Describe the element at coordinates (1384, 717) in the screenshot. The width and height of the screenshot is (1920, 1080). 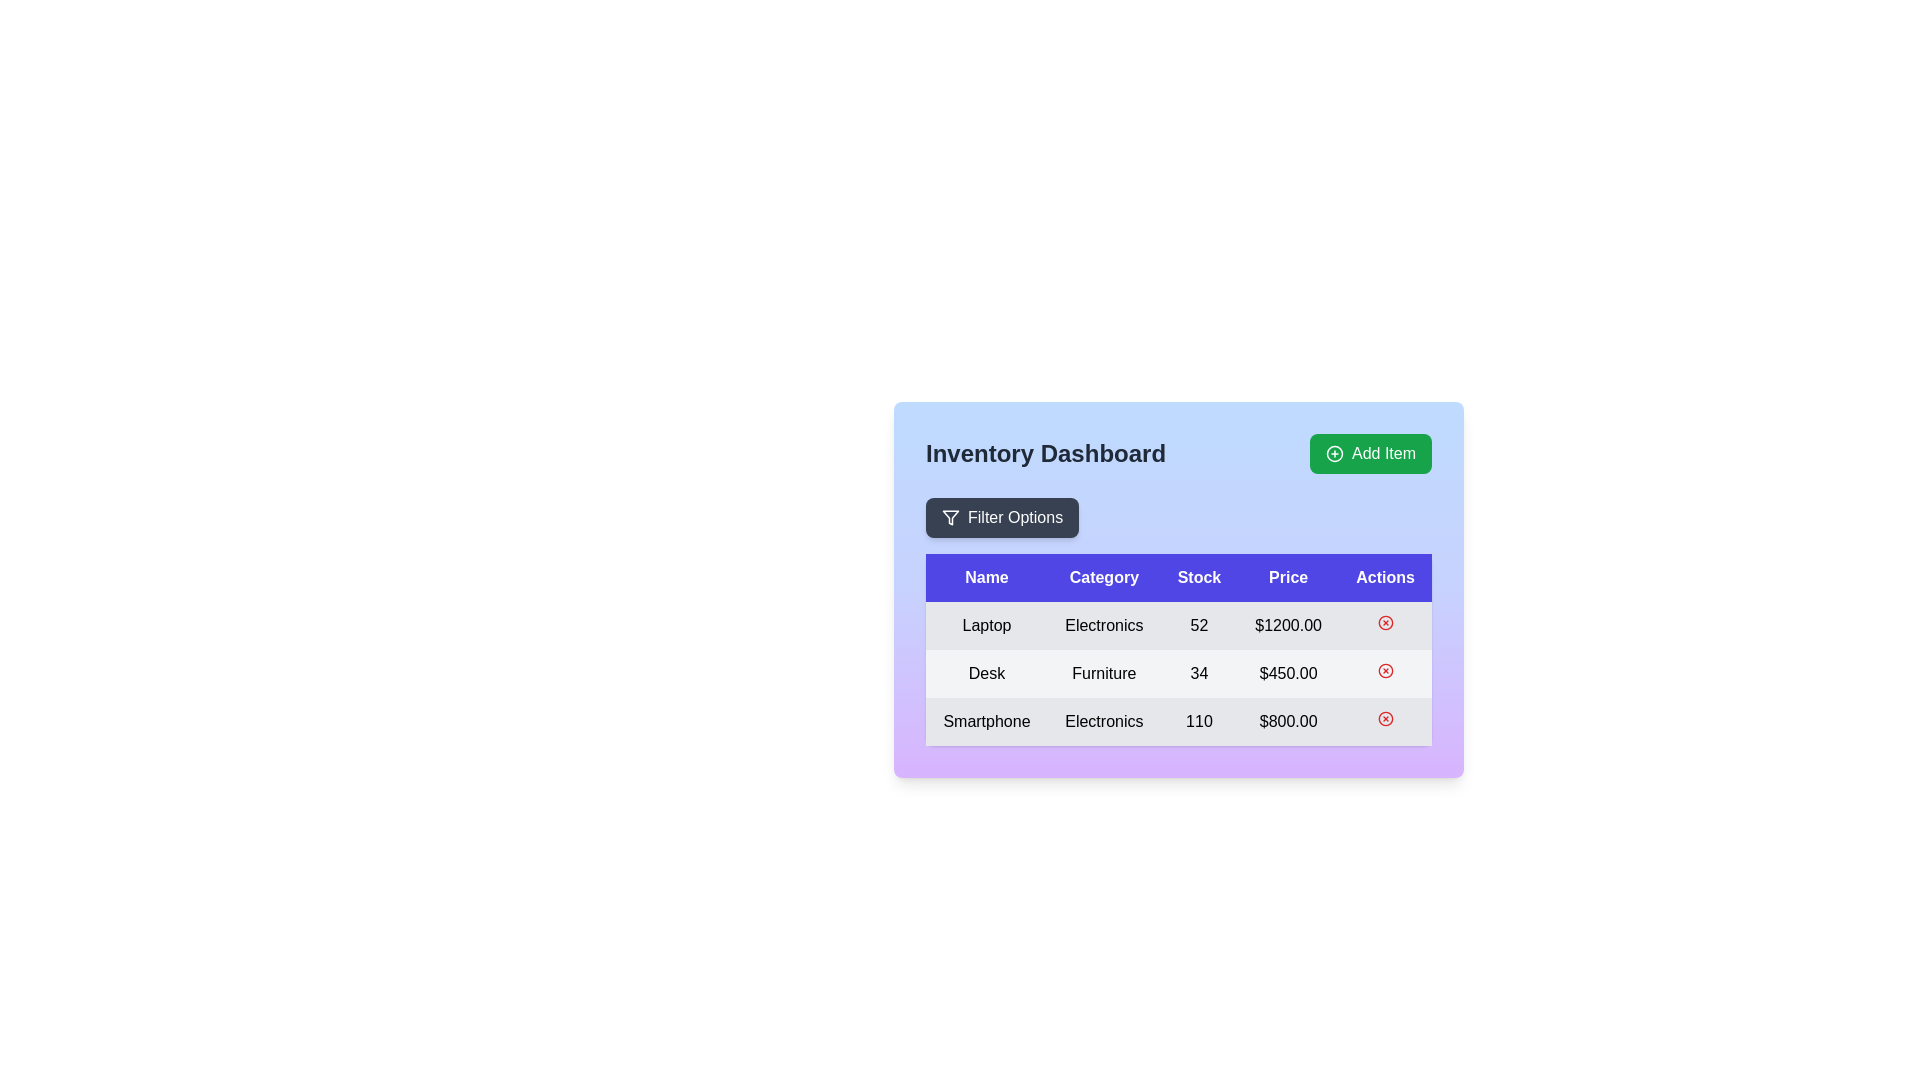
I see `the Circular graphical indicator in the 'Actions' column associated with the 'Smartphone' entry` at that location.